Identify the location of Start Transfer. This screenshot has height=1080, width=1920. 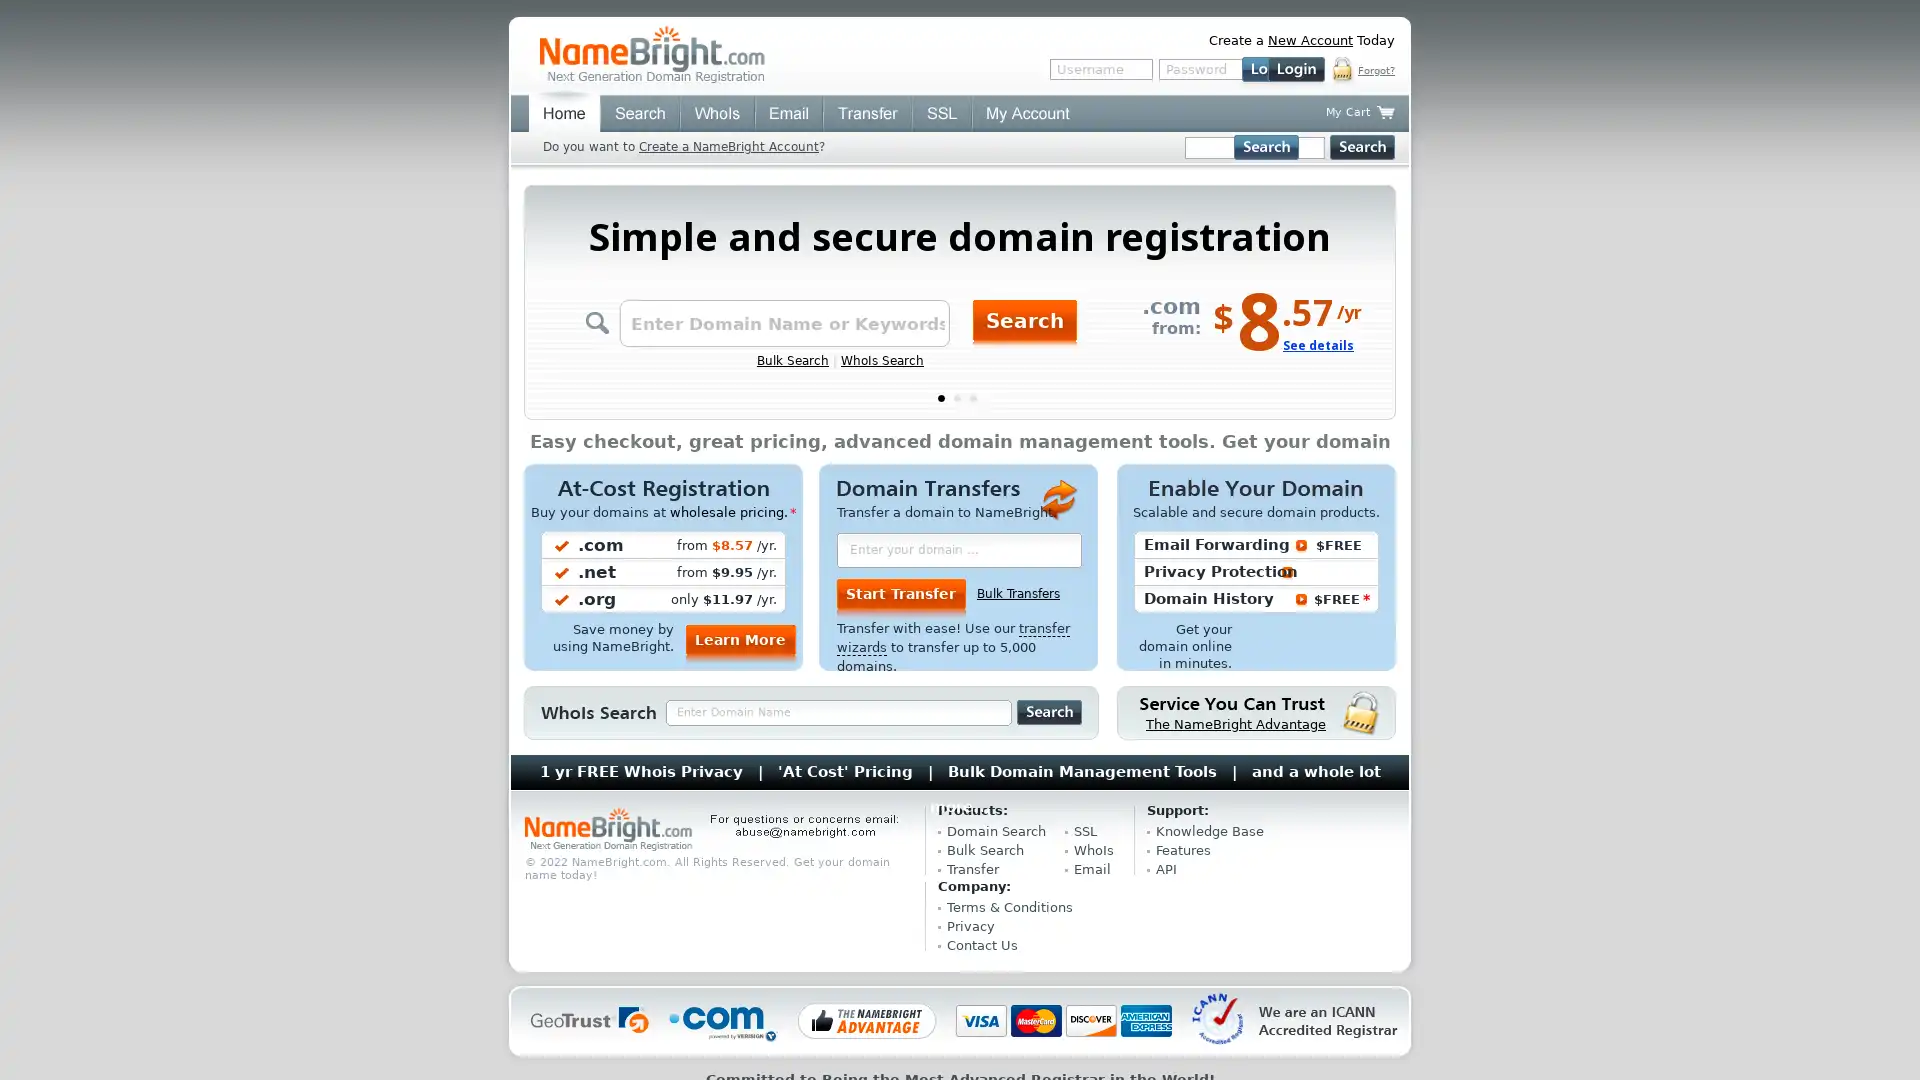
(900, 597).